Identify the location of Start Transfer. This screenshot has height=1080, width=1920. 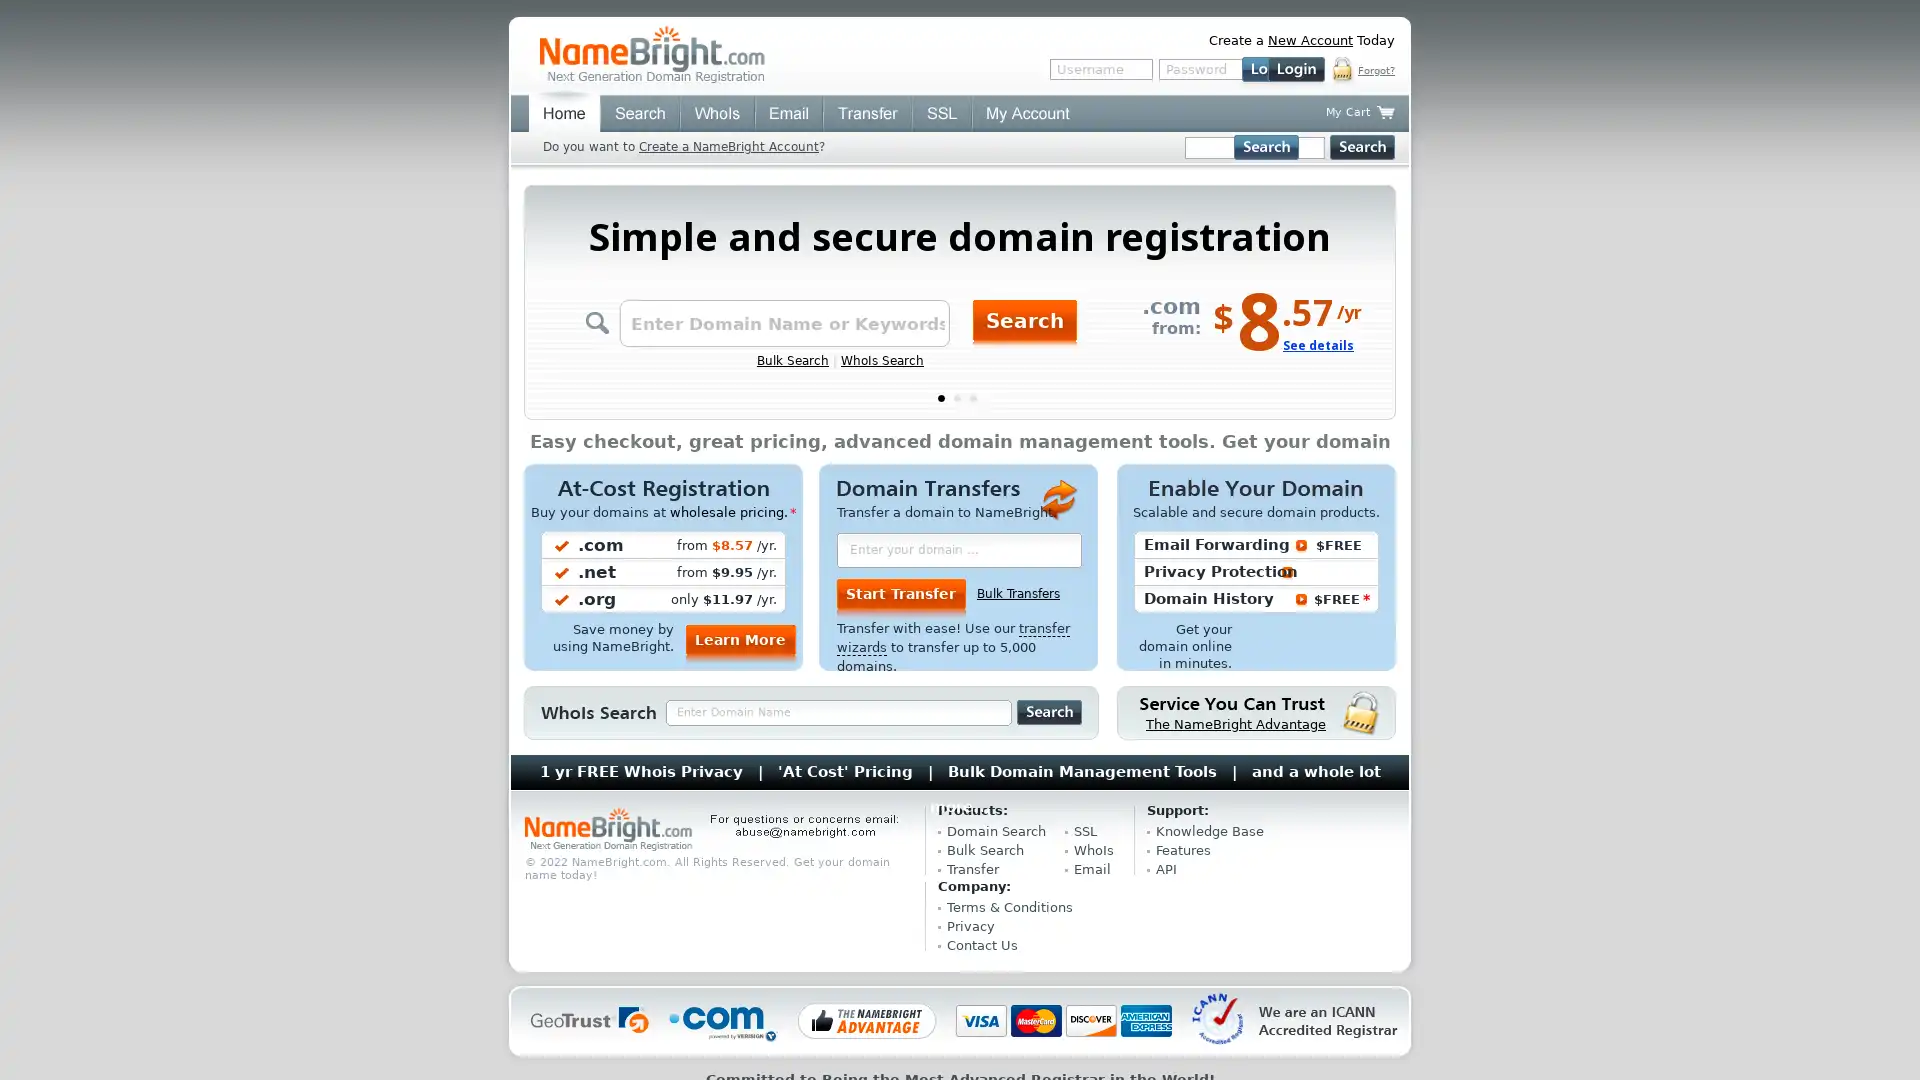
(900, 597).